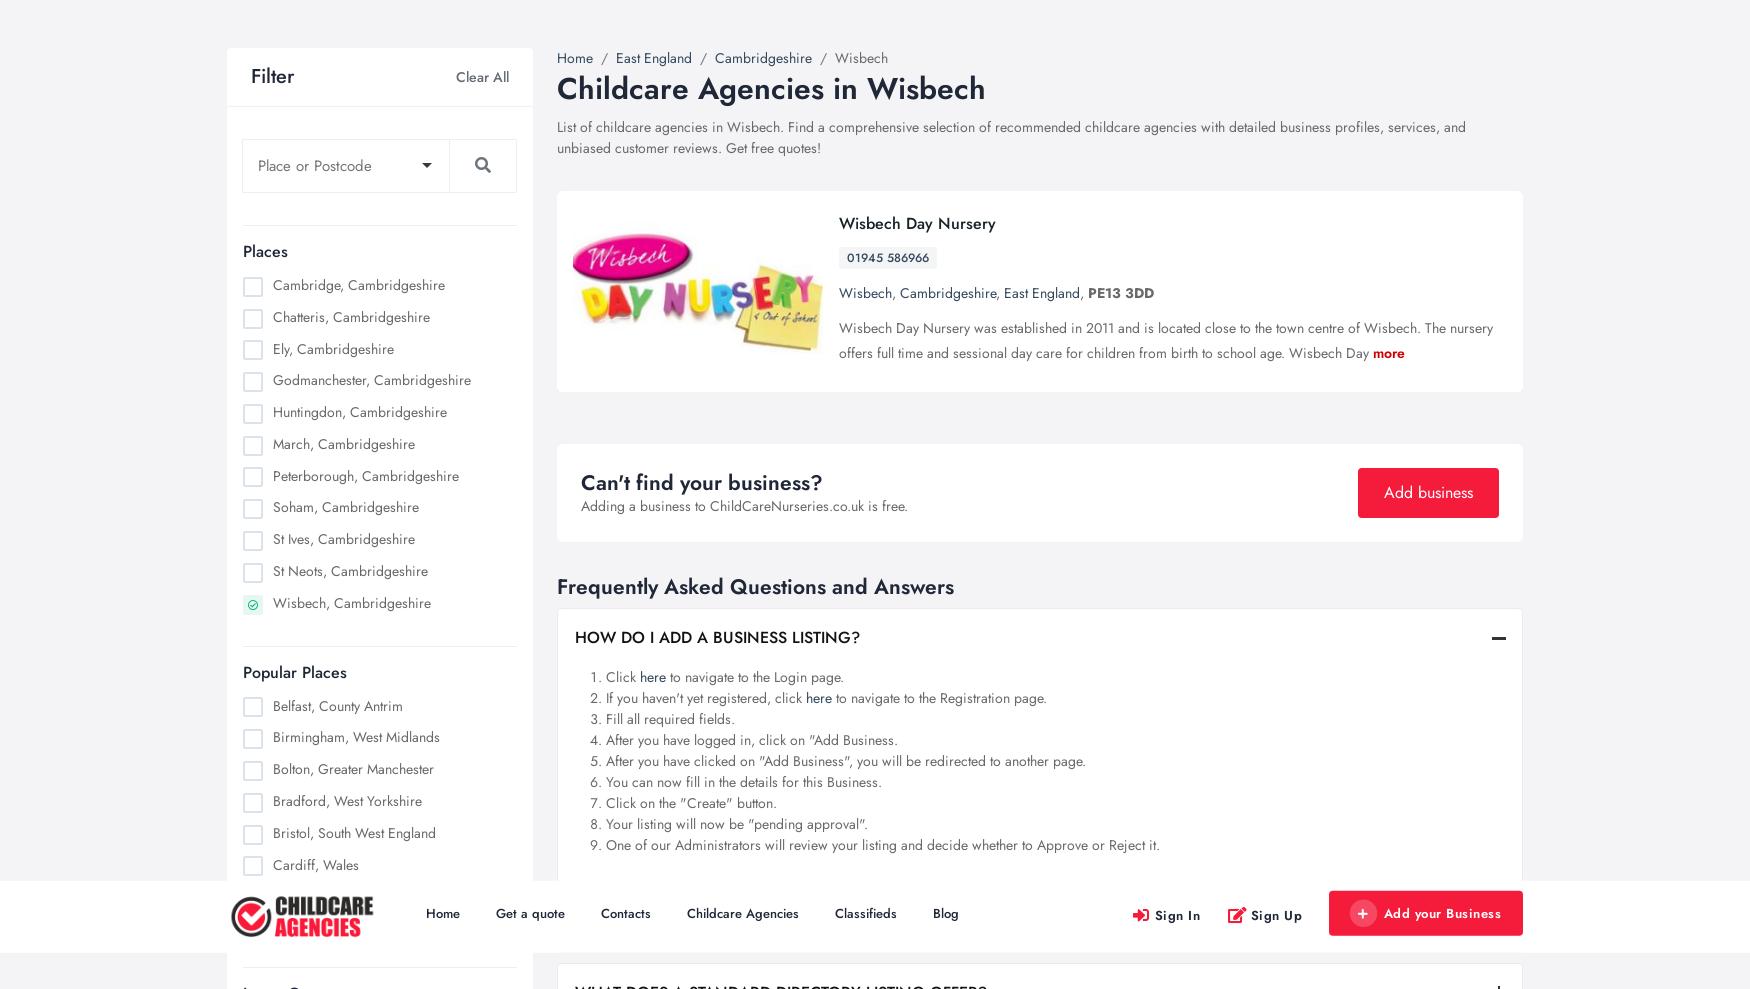 This screenshot has height=989, width=1750. I want to click on 'The Science Behind The Benefits Of ...', so click(420, 742).